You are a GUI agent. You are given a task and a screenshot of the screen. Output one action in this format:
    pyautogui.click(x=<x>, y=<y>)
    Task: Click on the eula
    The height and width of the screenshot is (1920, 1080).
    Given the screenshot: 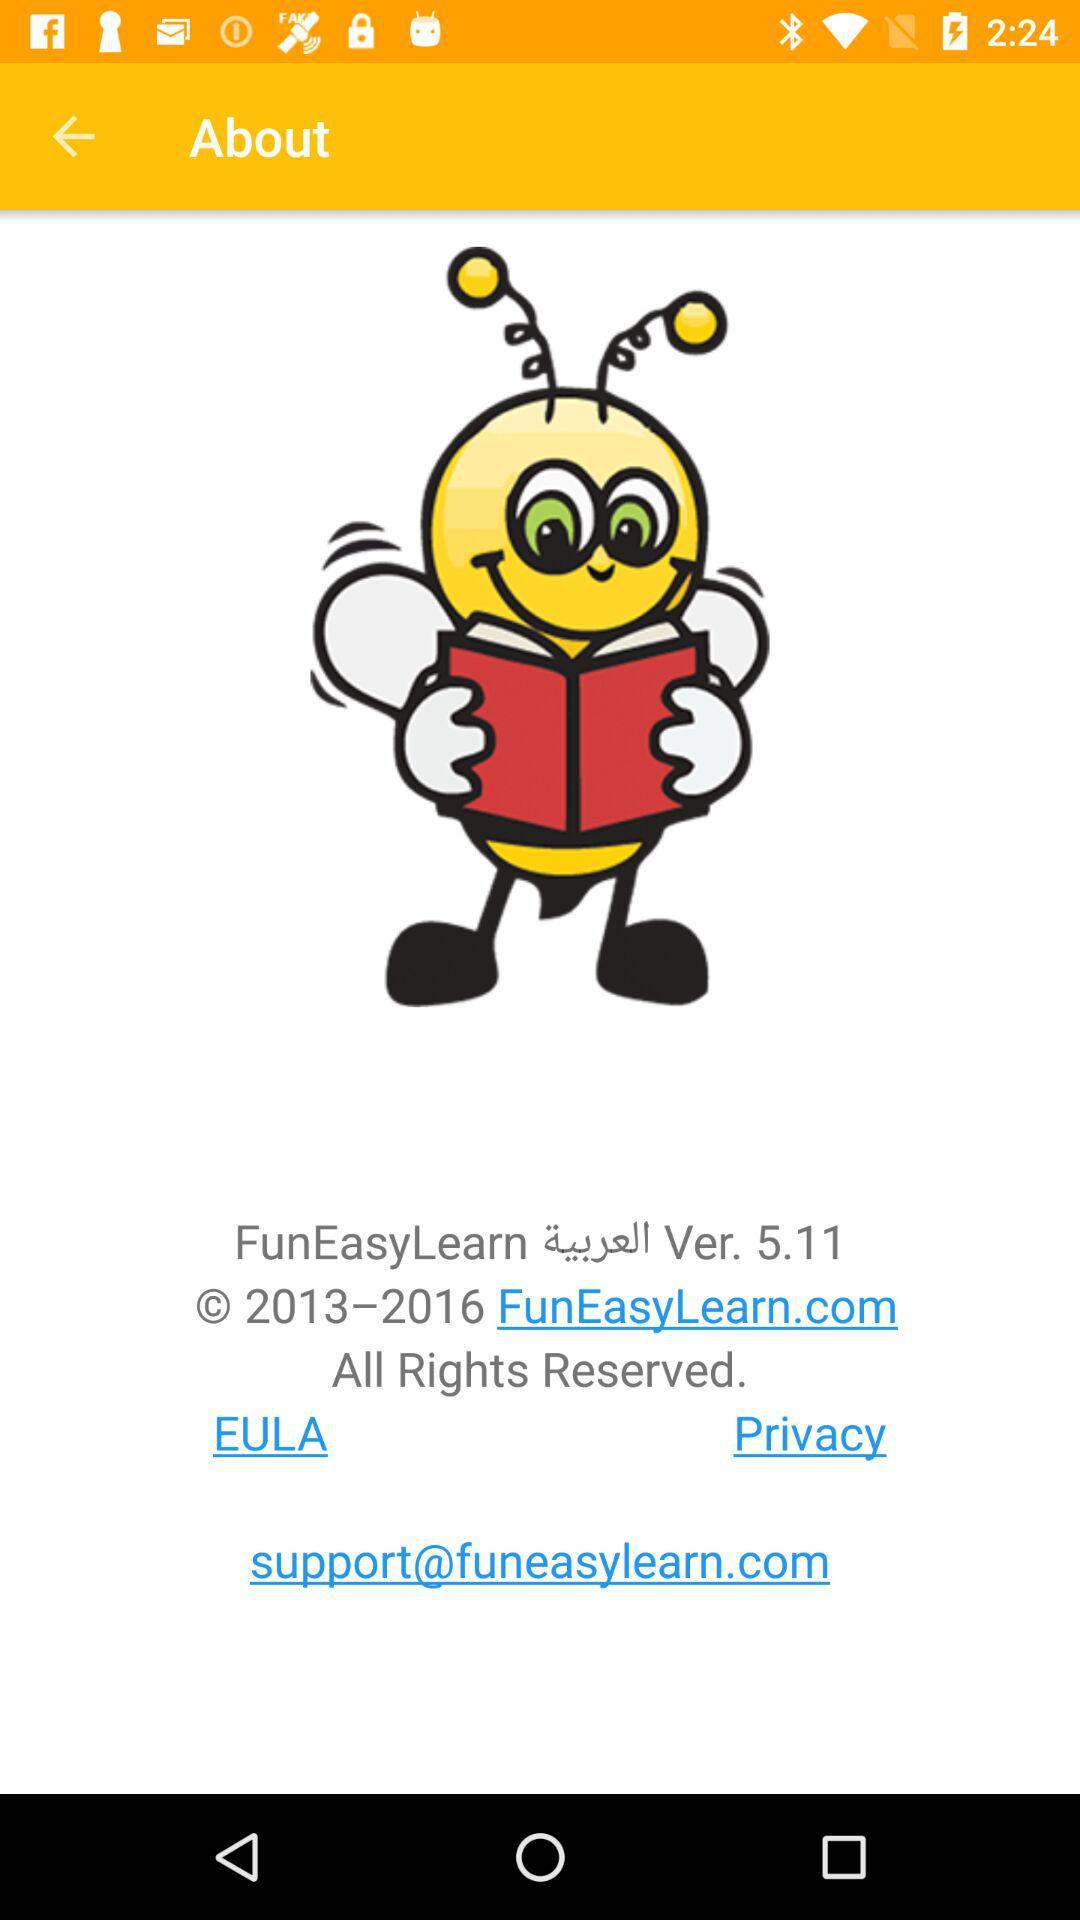 What is the action you would take?
    pyautogui.click(x=270, y=1431)
    